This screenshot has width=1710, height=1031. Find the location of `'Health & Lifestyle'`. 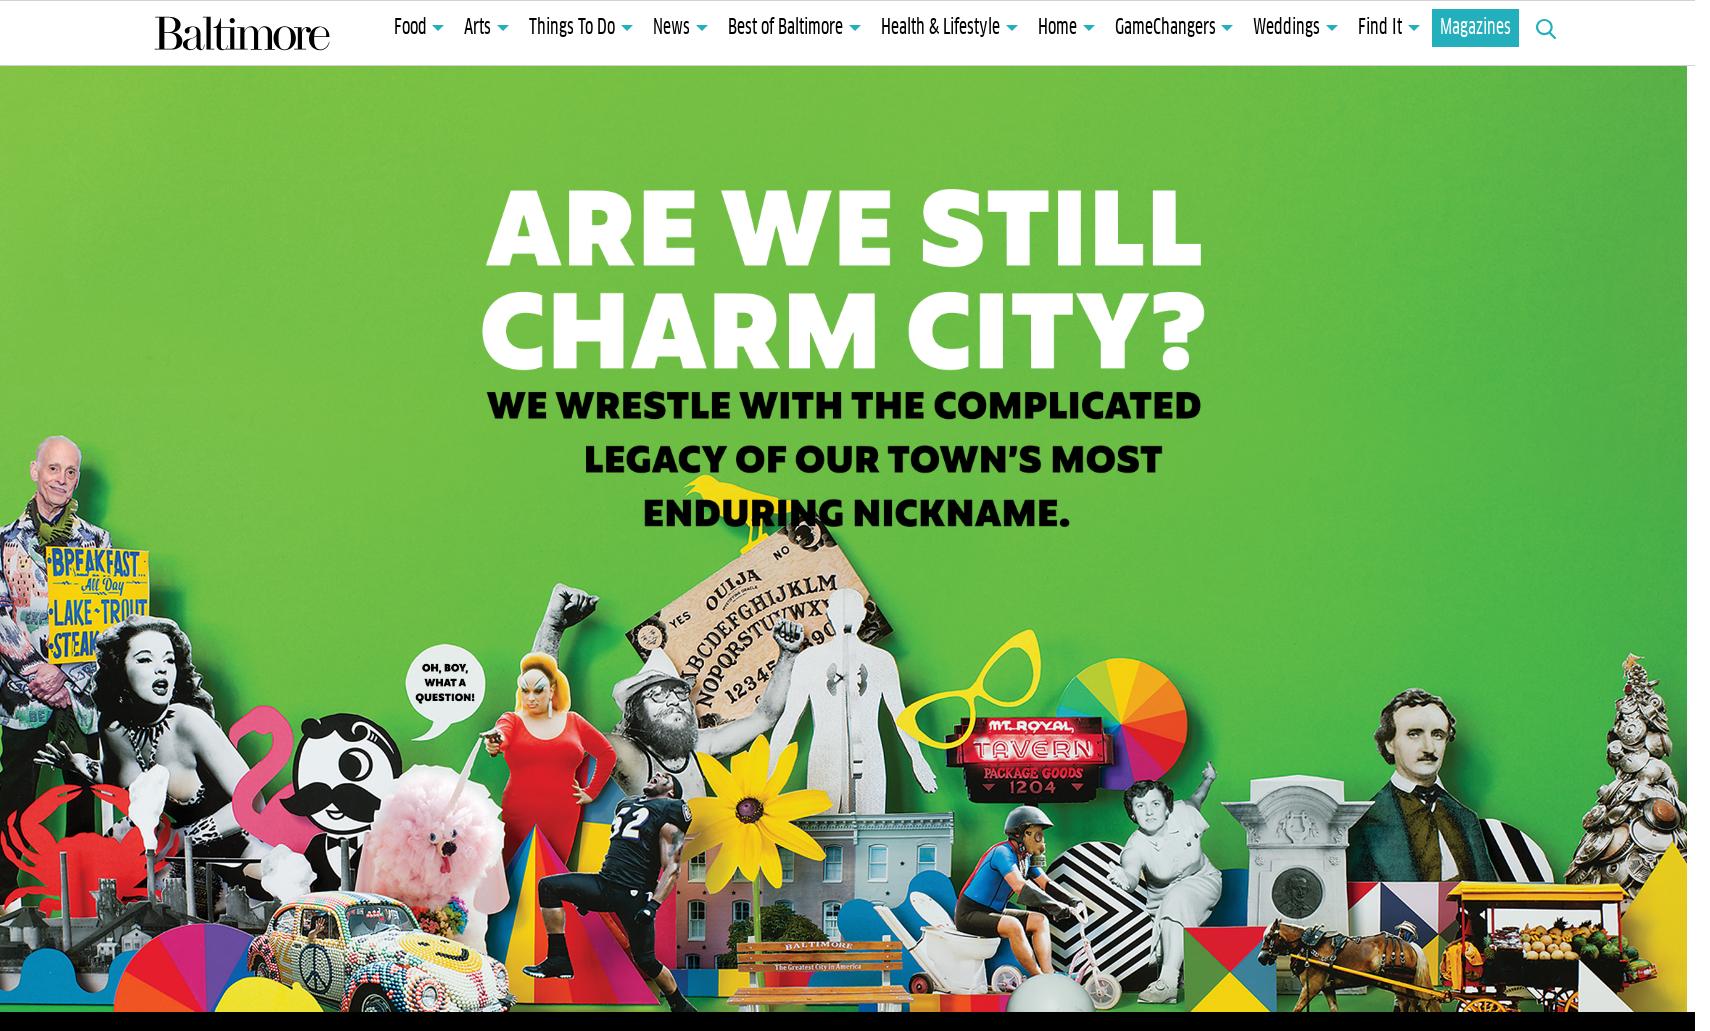

'Health & Lifestyle' is located at coordinates (878, 28).